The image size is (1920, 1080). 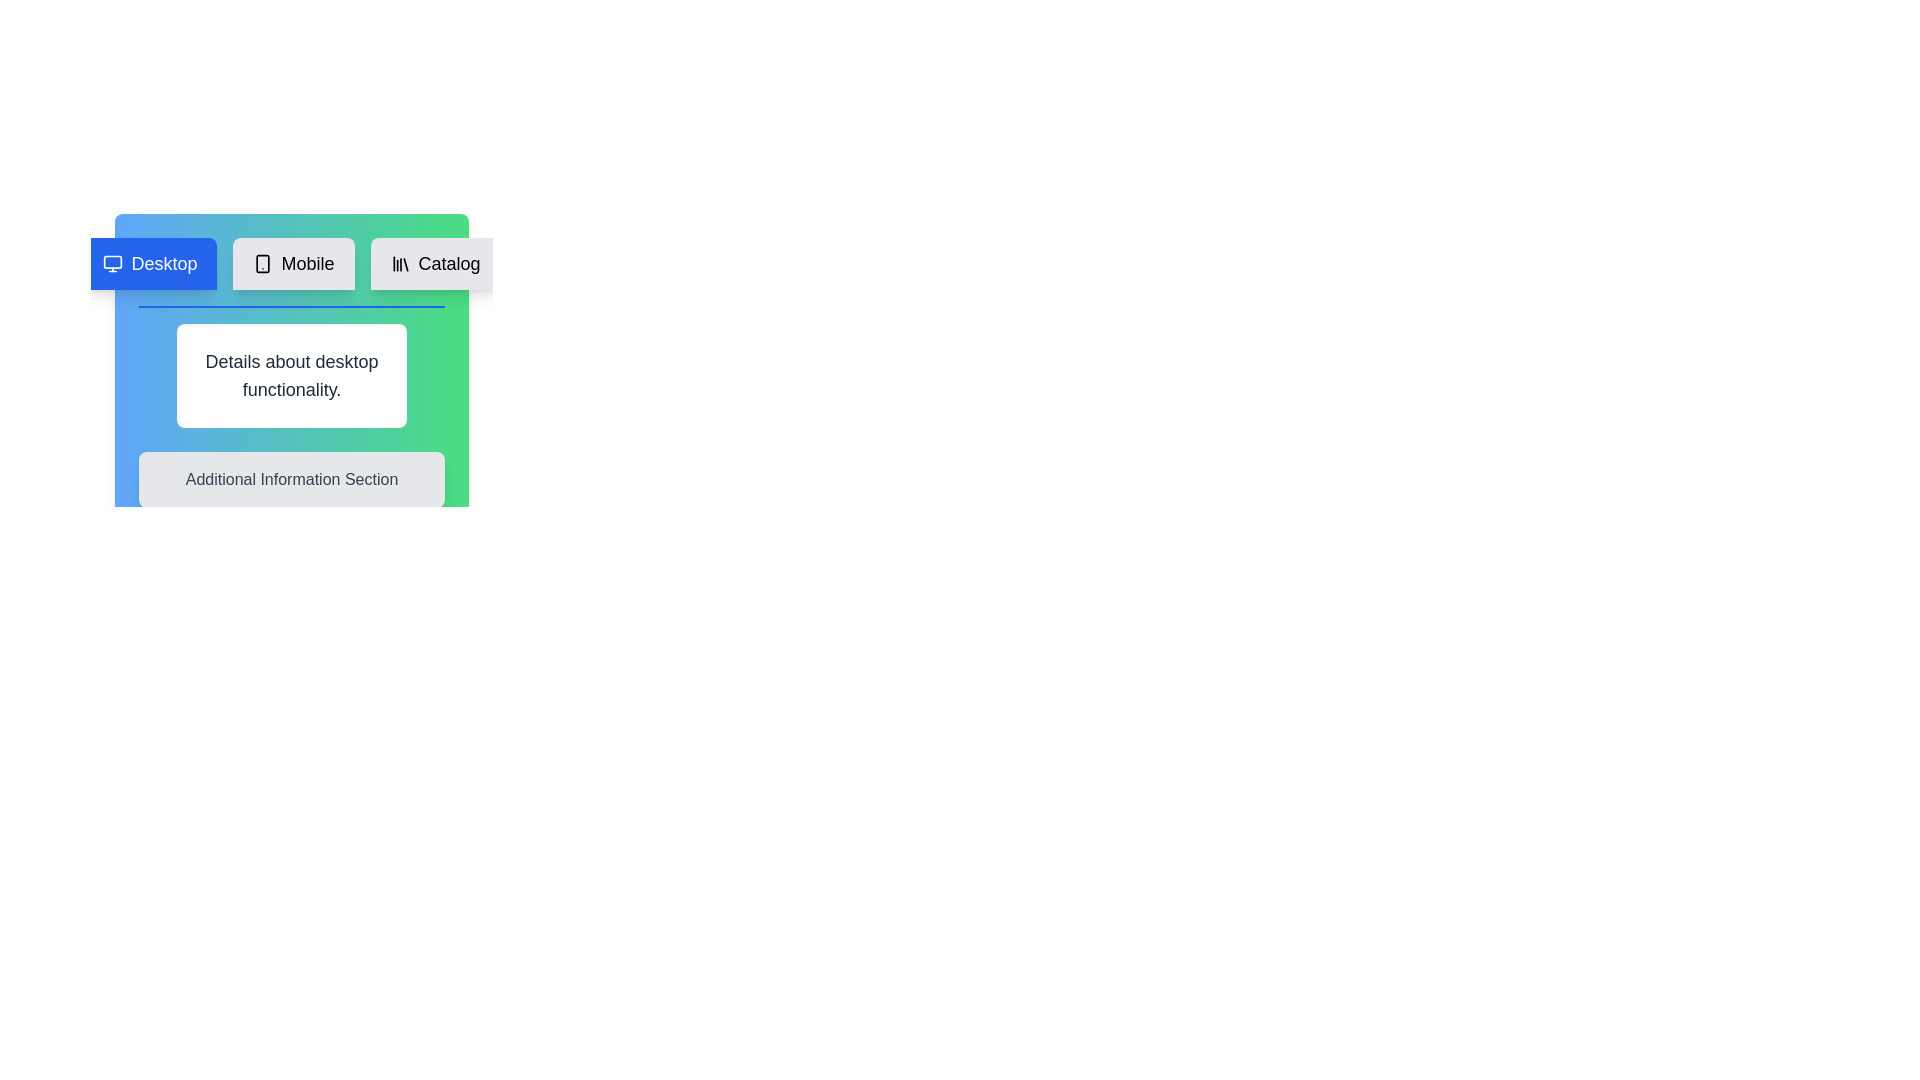 What do you see at coordinates (148, 262) in the screenshot?
I see `the Desktop tab` at bounding box center [148, 262].